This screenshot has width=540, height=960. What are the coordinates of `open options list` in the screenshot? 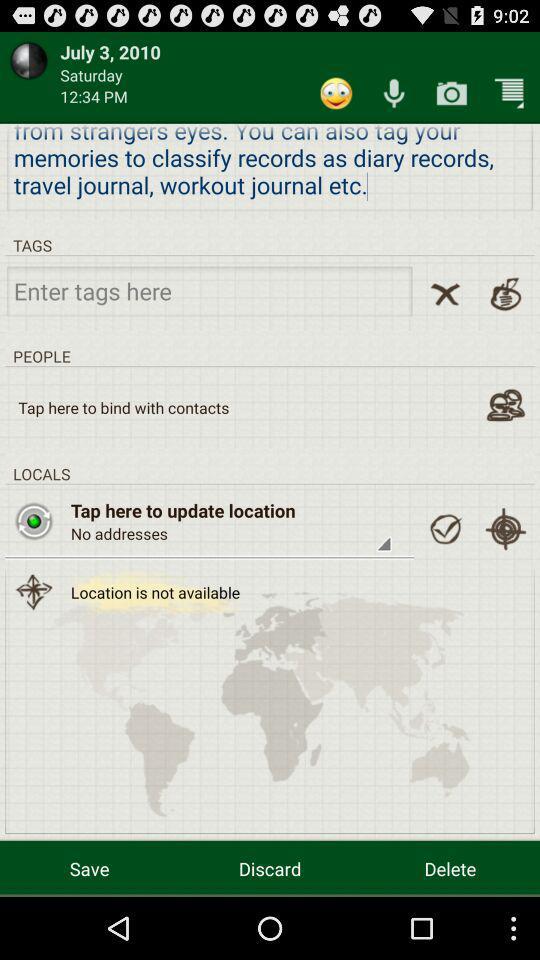 It's located at (509, 93).